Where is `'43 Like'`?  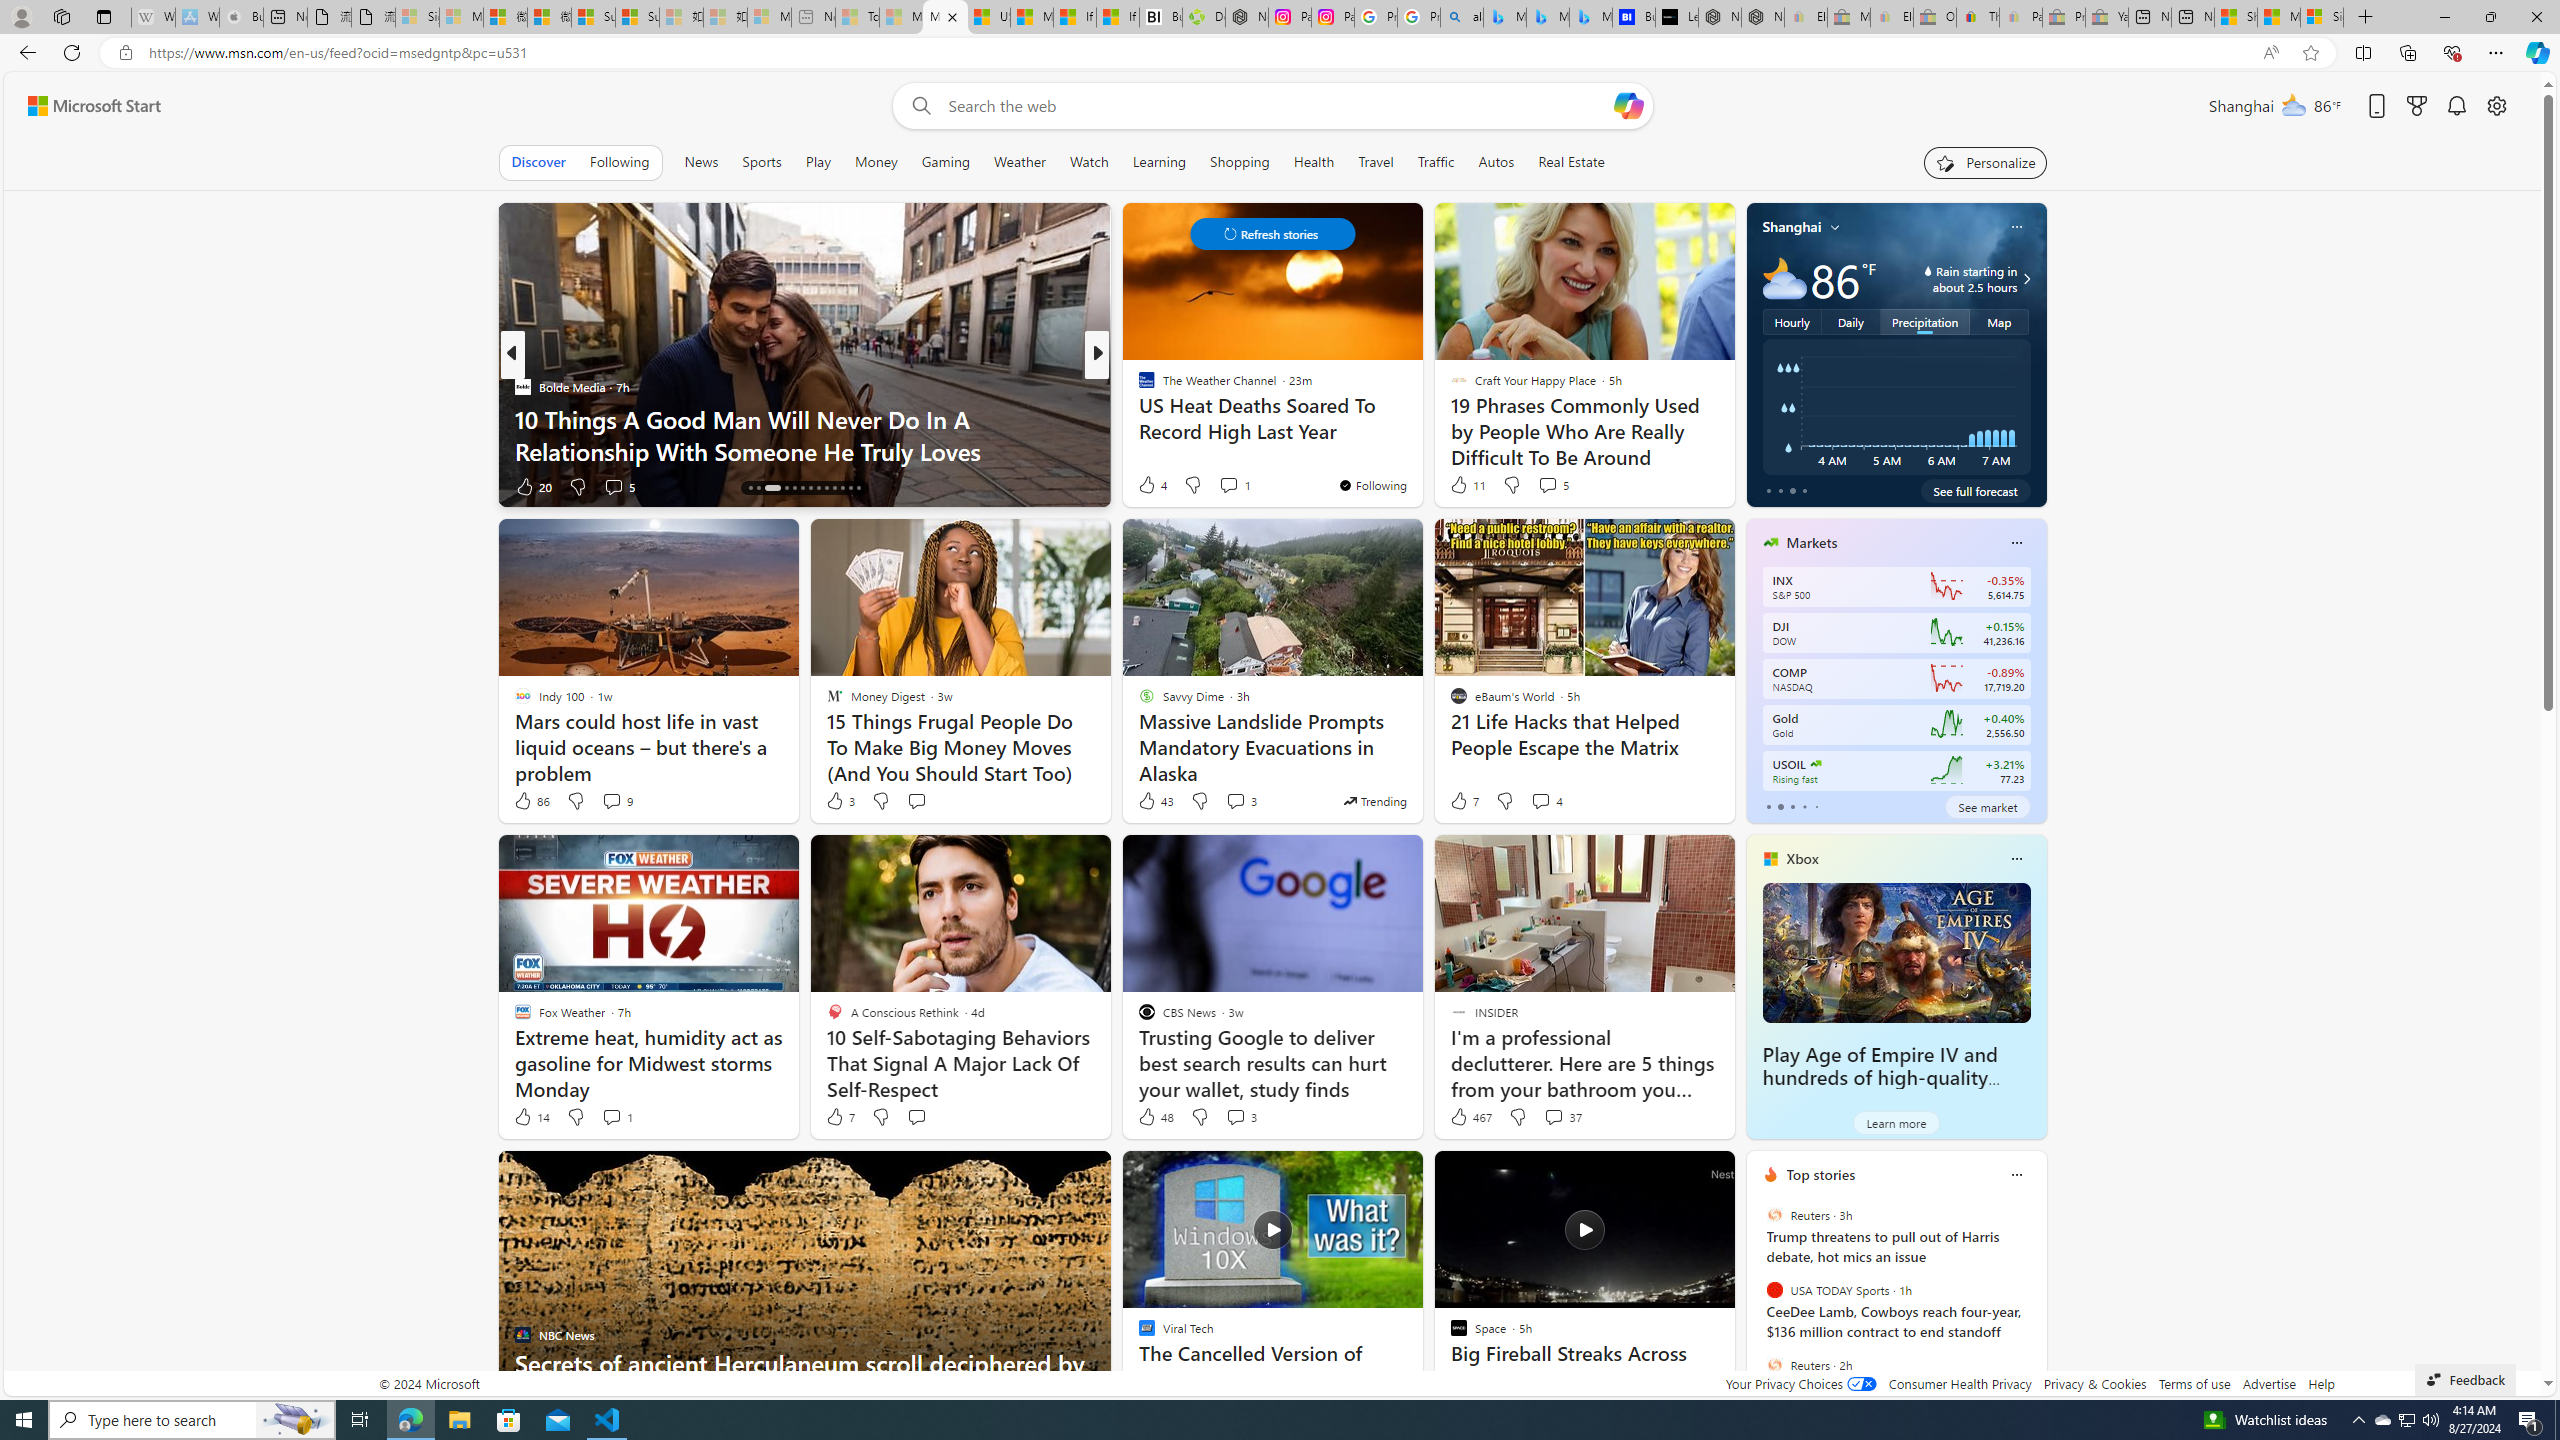
'43 Like' is located at coordinates (1154, 800).